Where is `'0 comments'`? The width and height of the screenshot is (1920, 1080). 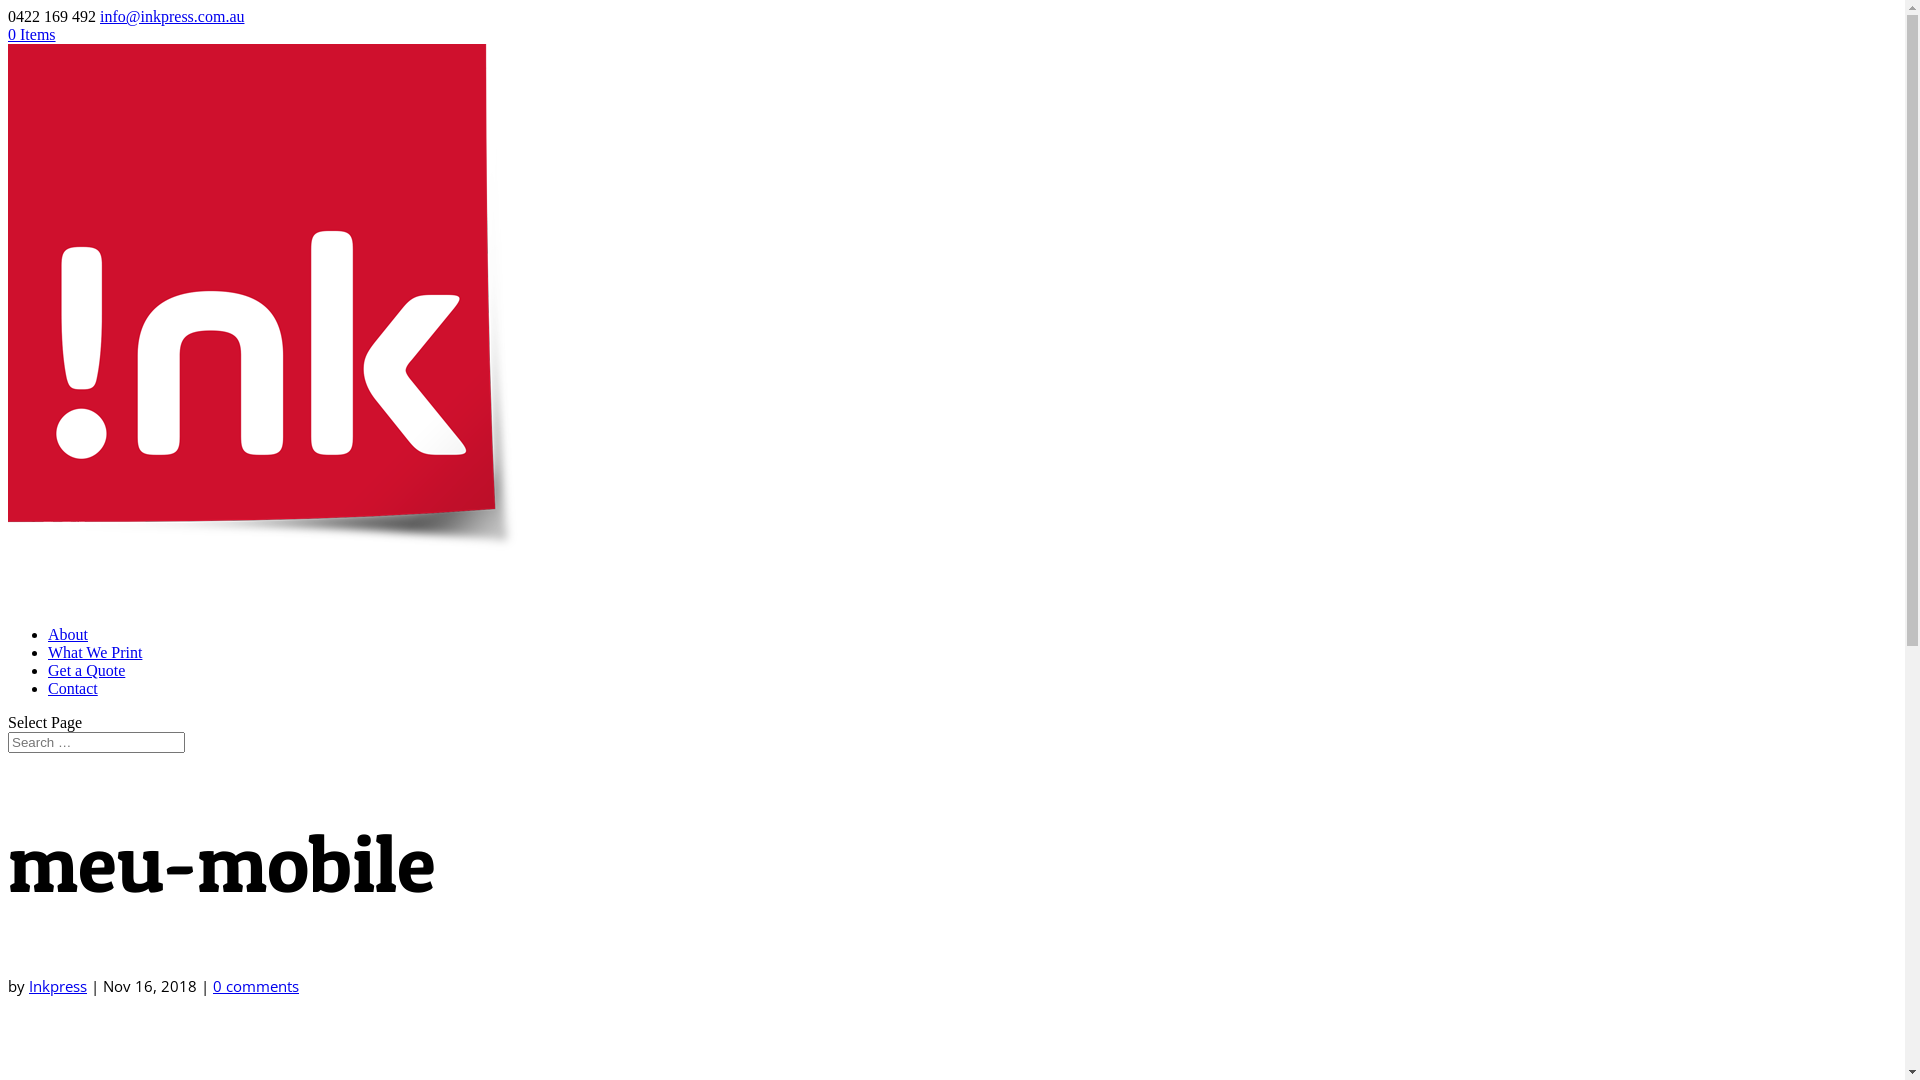 '0 comments' is located at coordinates (212, 985).